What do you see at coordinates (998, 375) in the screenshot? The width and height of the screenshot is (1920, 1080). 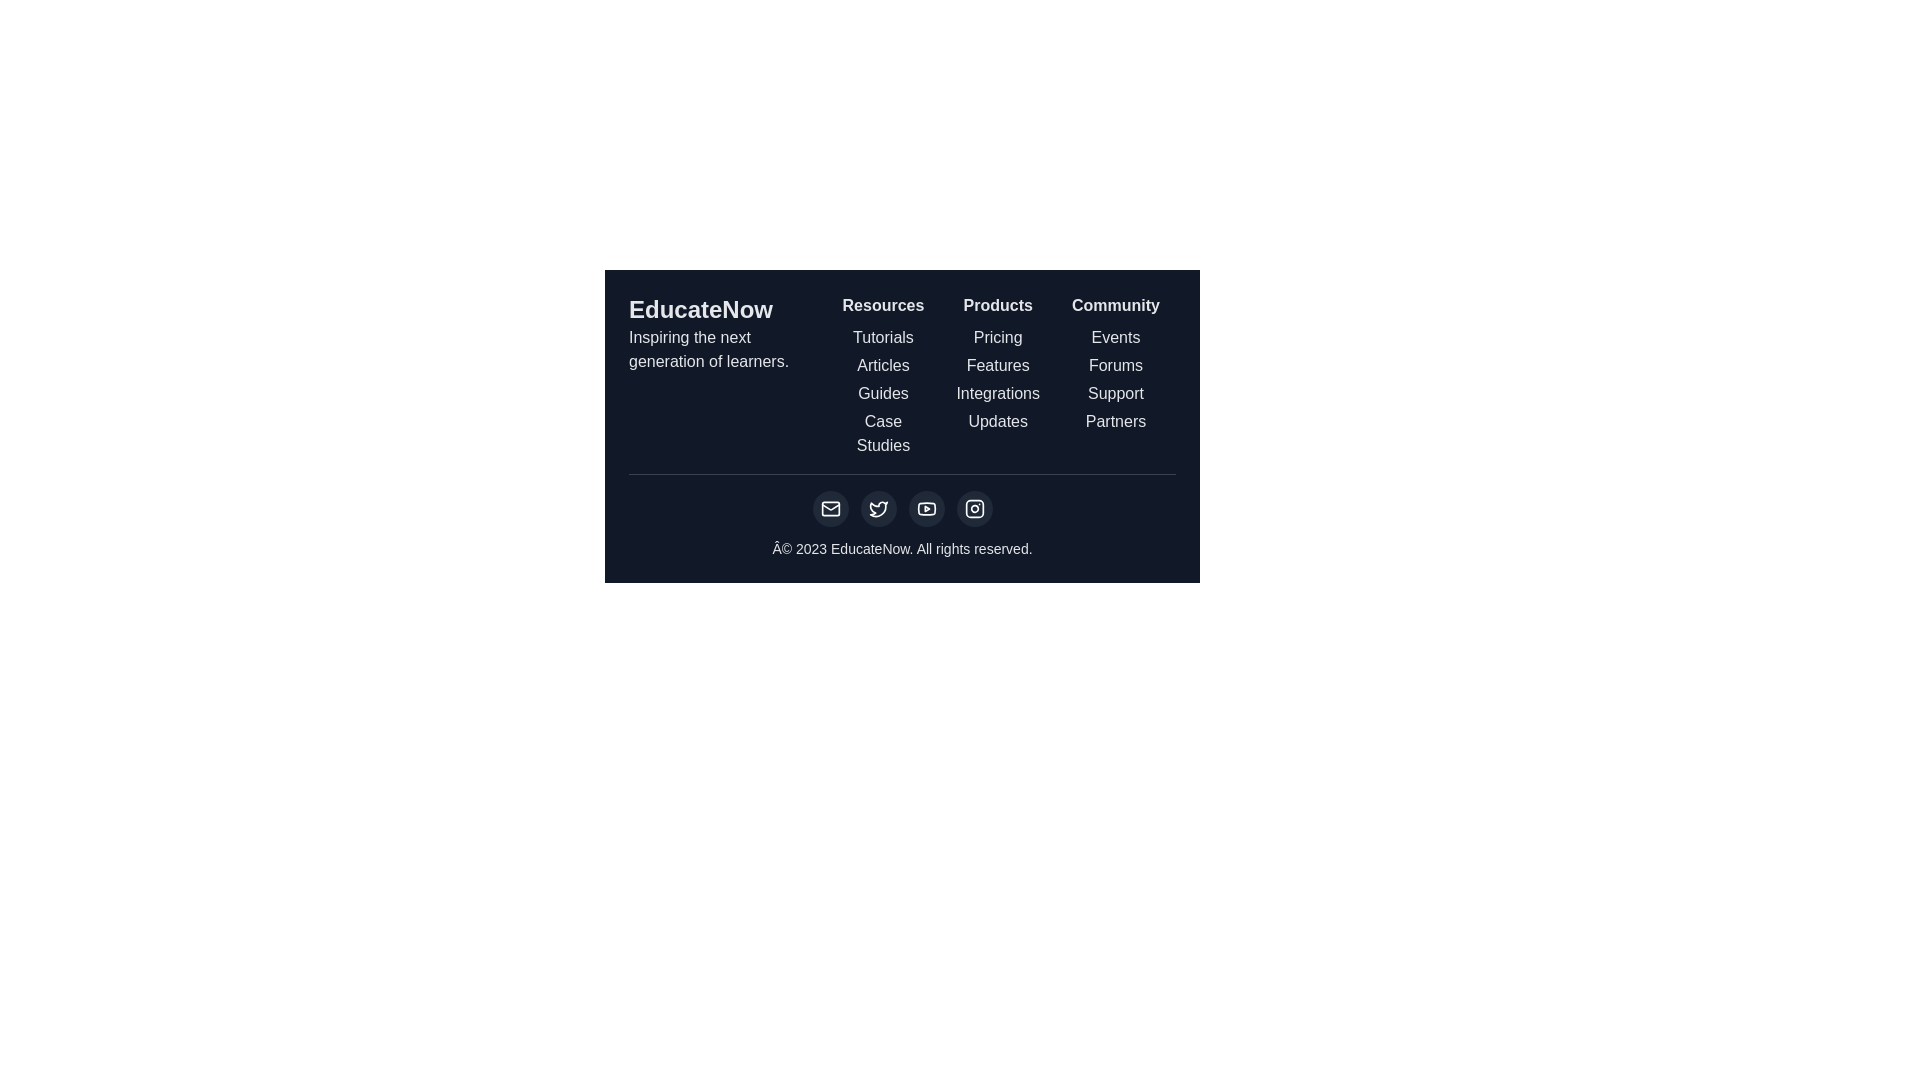 I see `the Navigation Menu` at bounding box center [998, 375].